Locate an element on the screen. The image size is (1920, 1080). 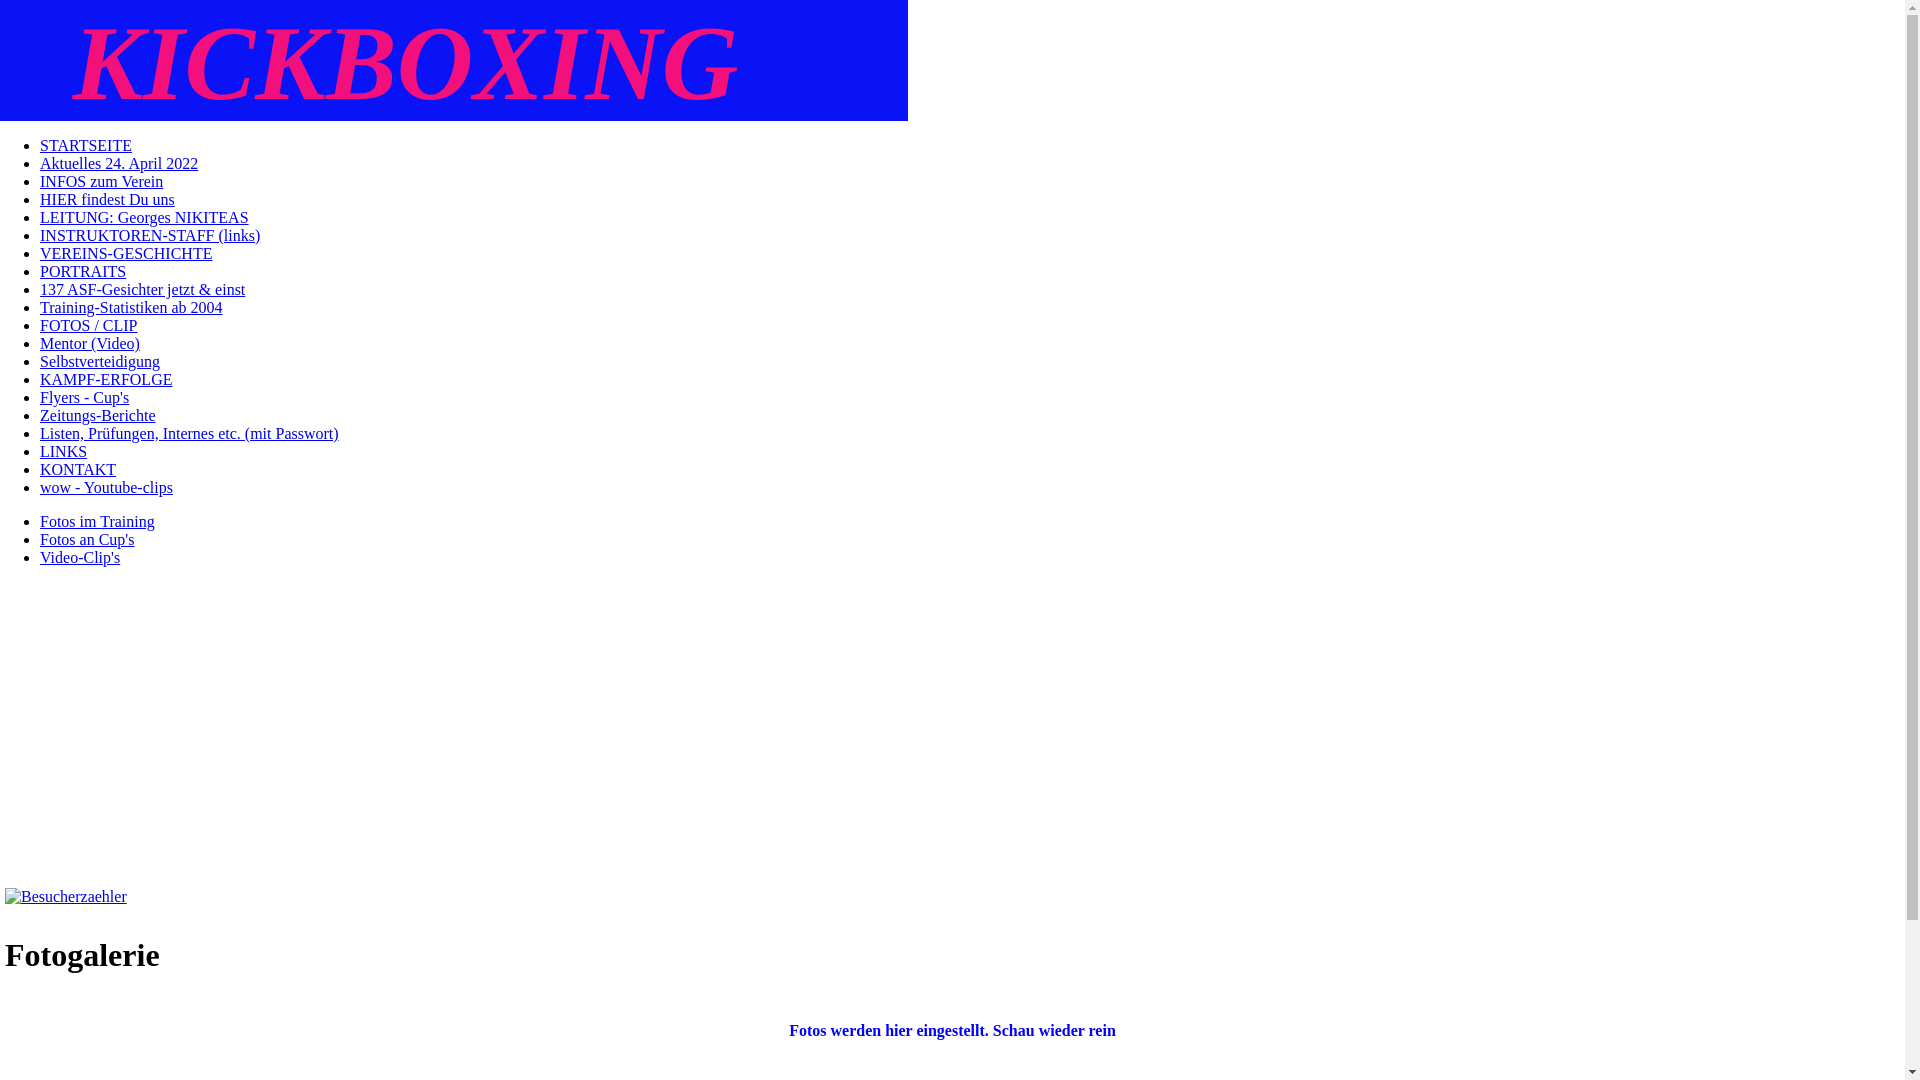
'Fotos im Training' is located at coordinates (39, 520).